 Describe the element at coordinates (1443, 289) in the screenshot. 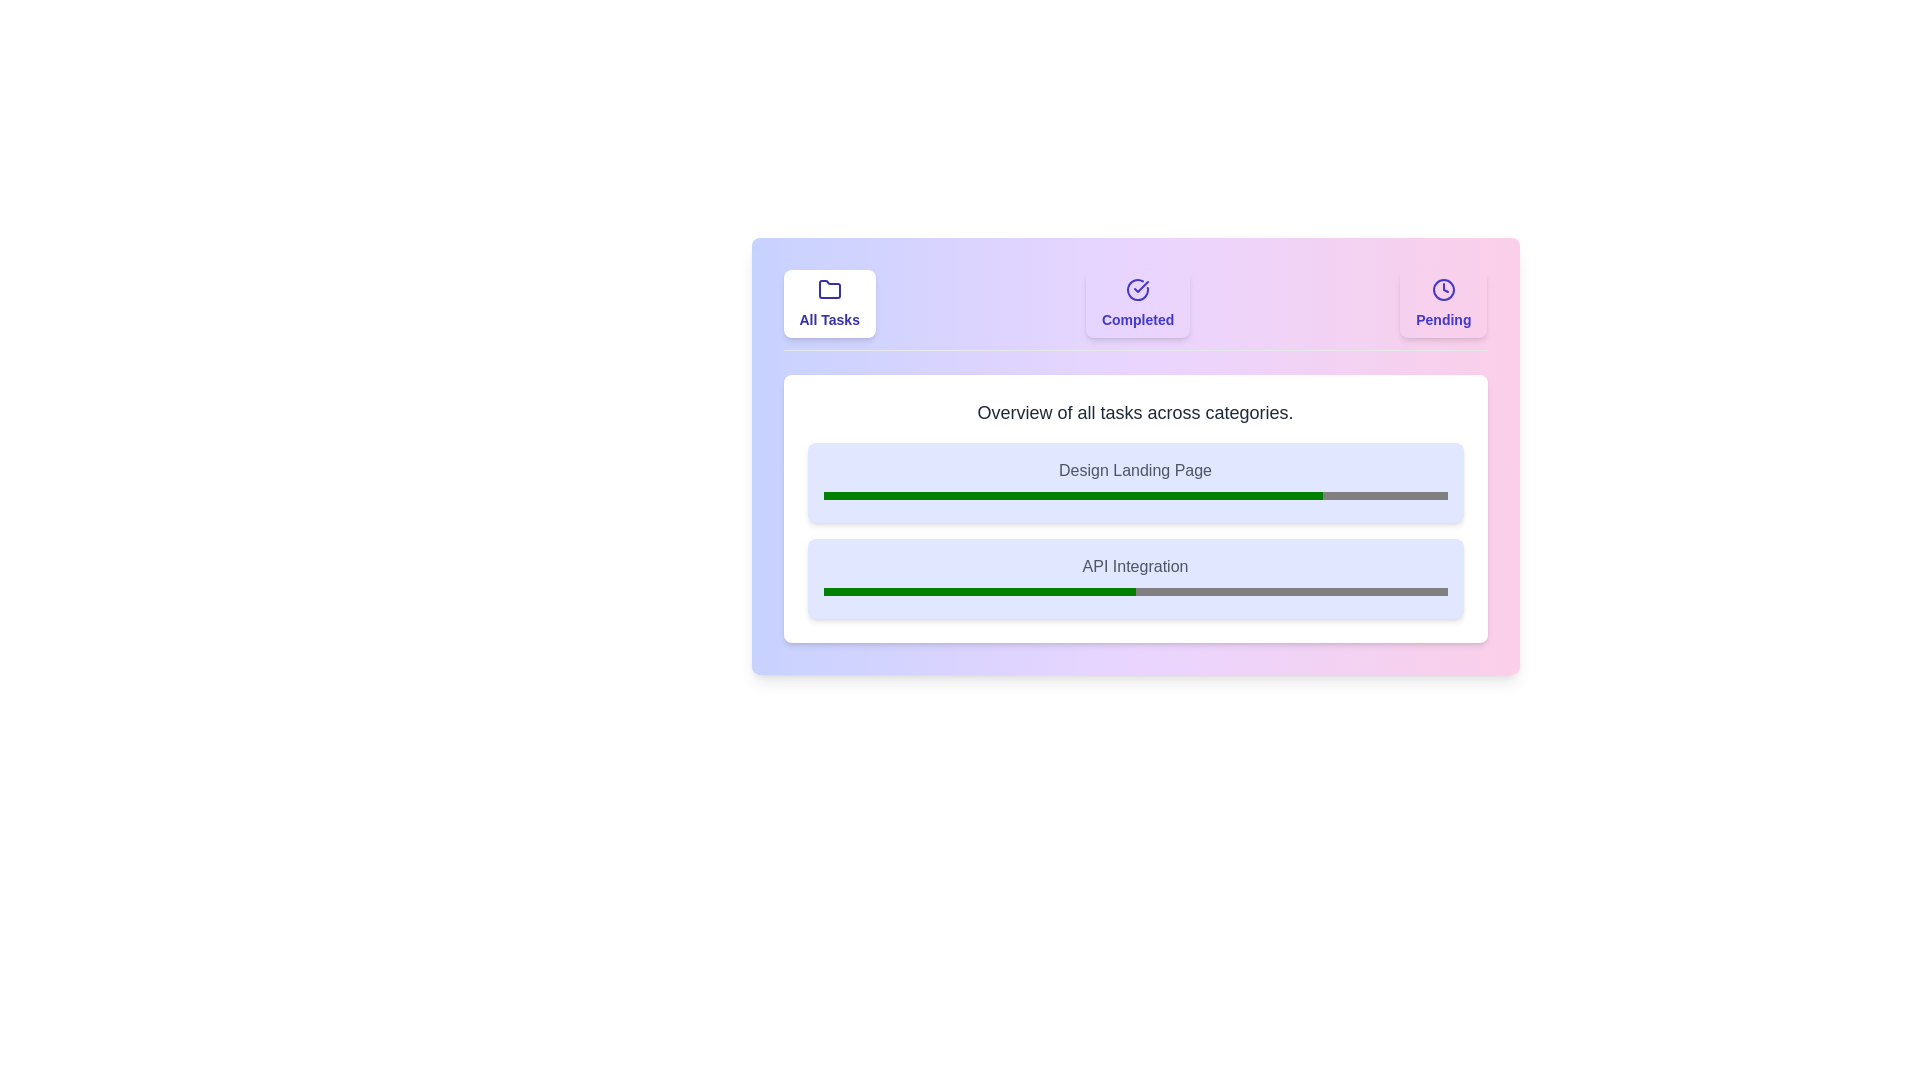

I see `the circular clock icon with a blue stroke located above the 'Pending' button at the top-right corner of the interface` at that location.